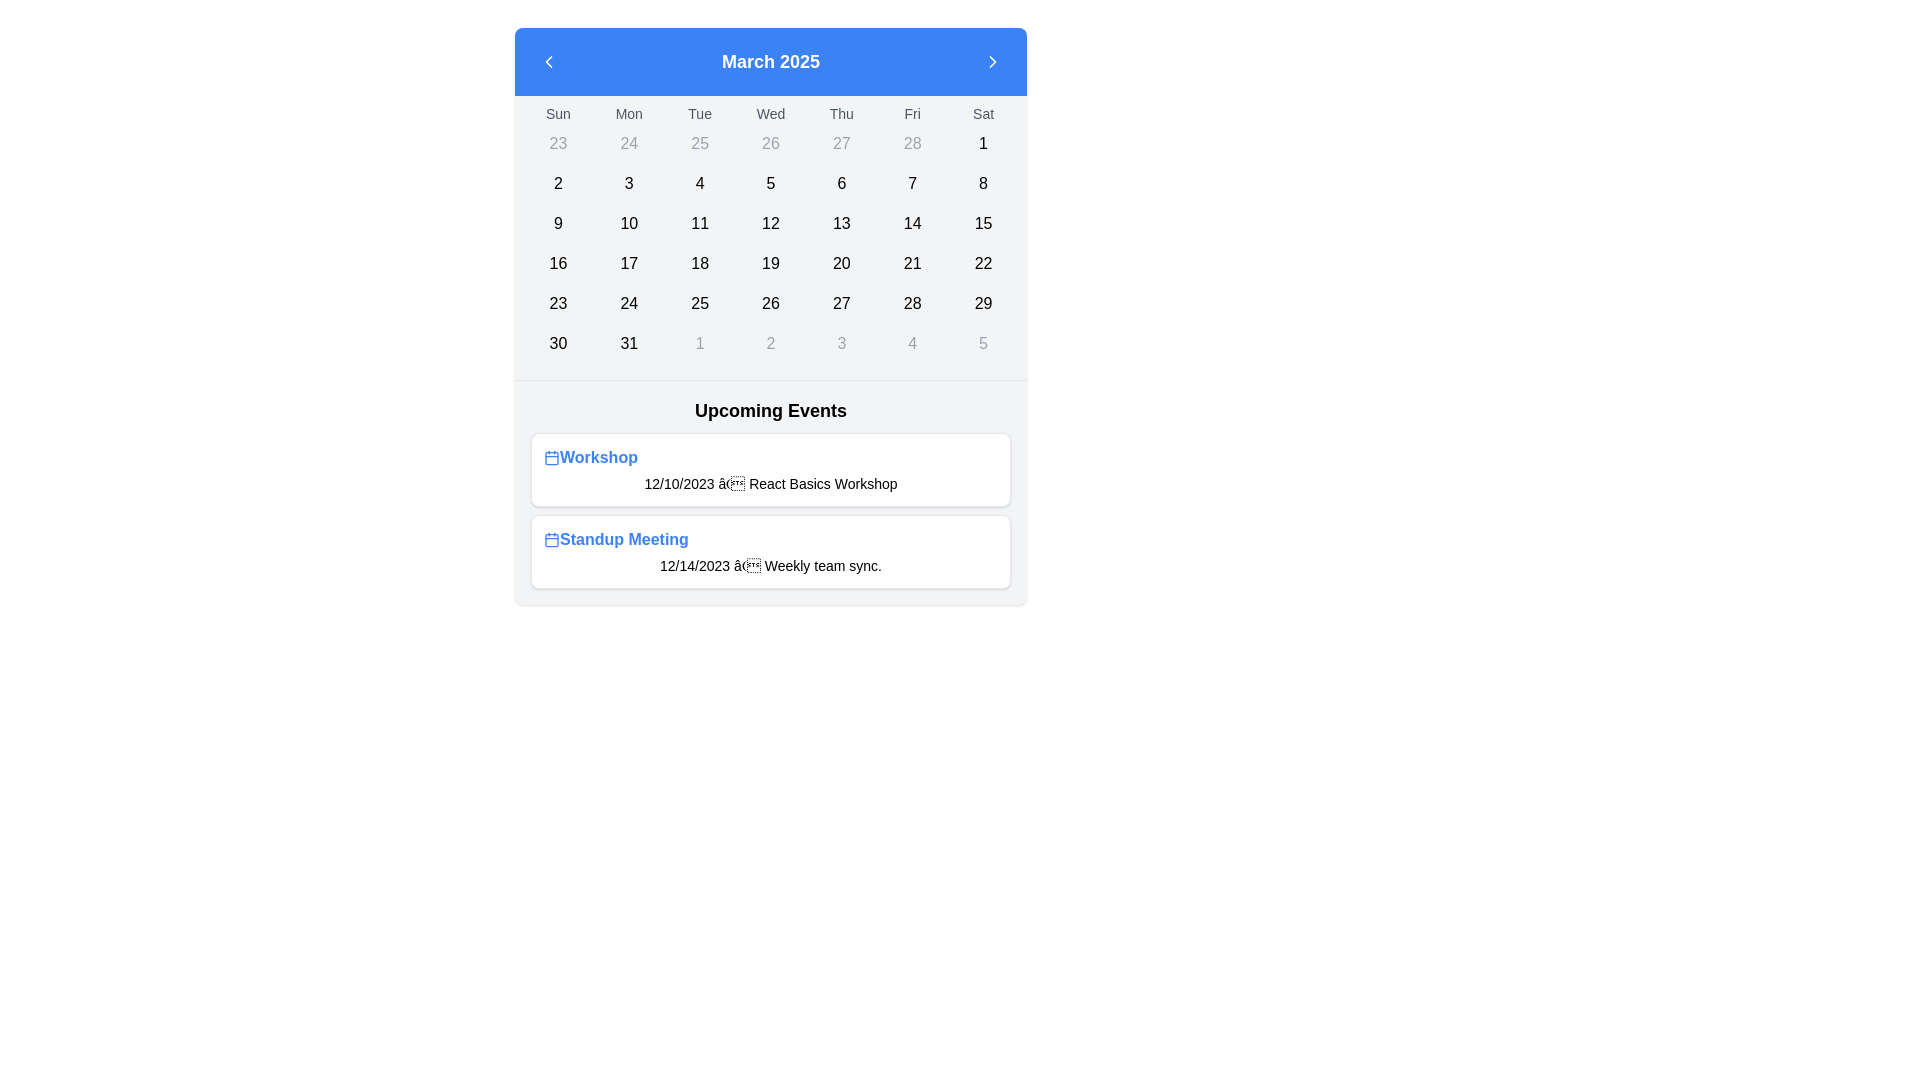 This screenshot has width=1920, height=1080. Describe the element at coordinates (770, 342) in the screenshot. I see `the button representing the date '2' on the calendar view` at that location.